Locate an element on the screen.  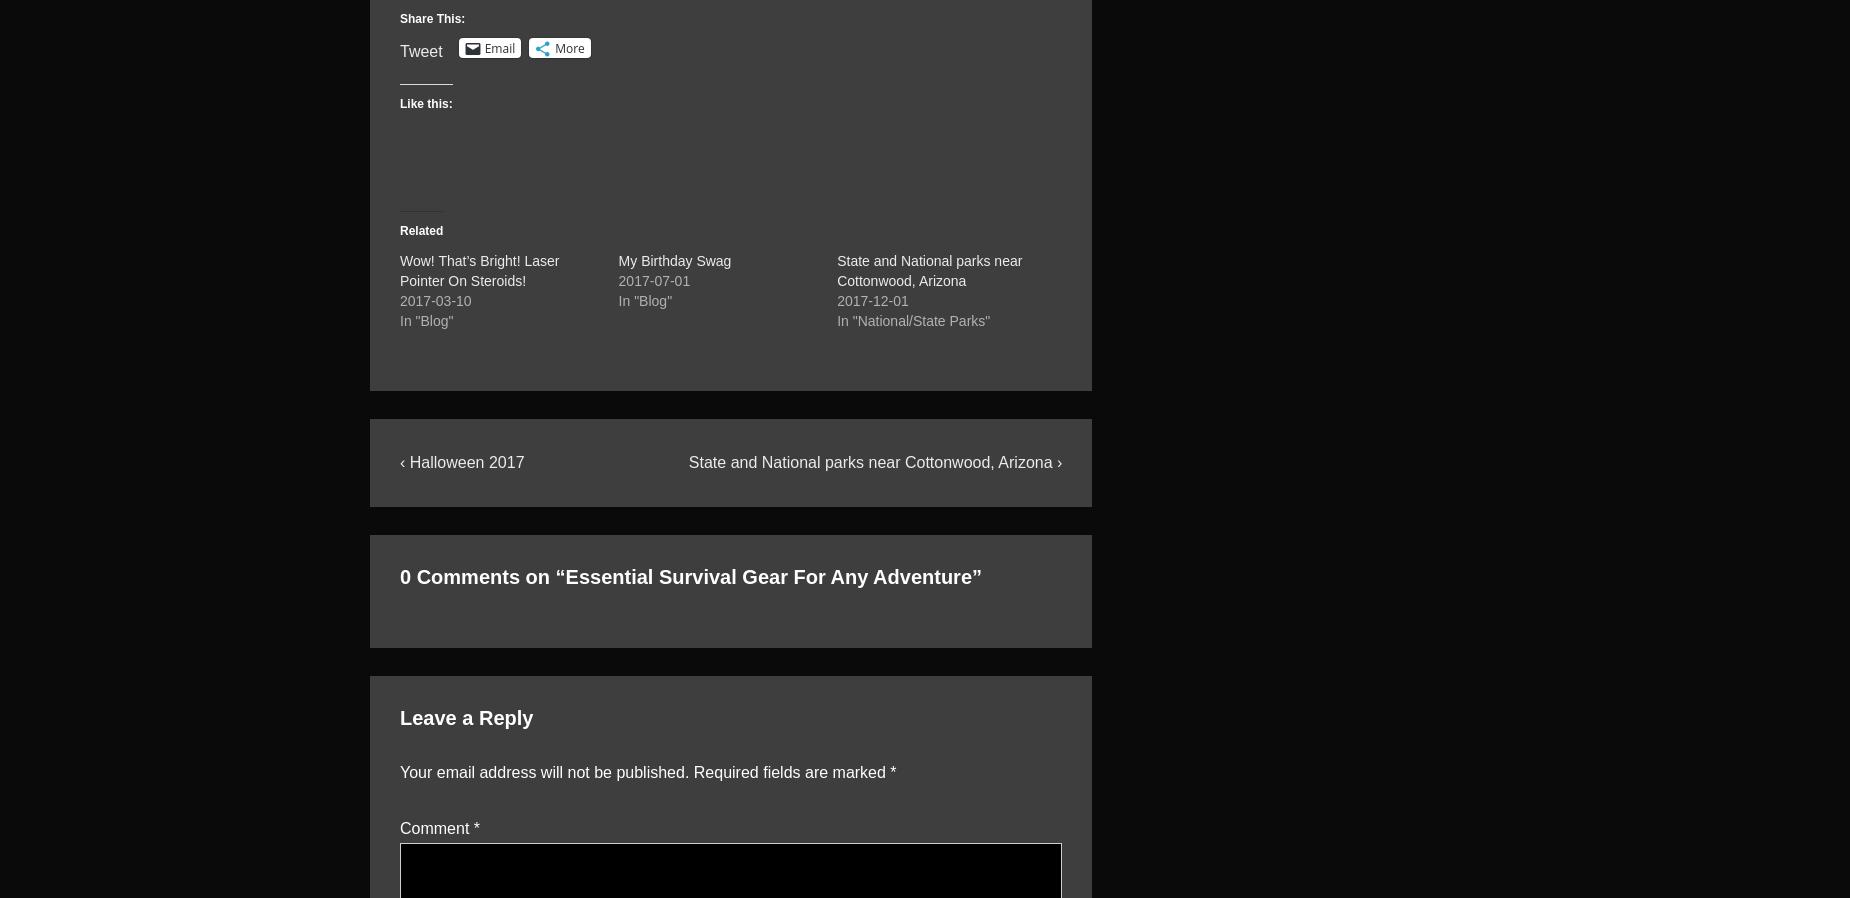
'Your email address will not be published.' is located at coordinates (544, 771).